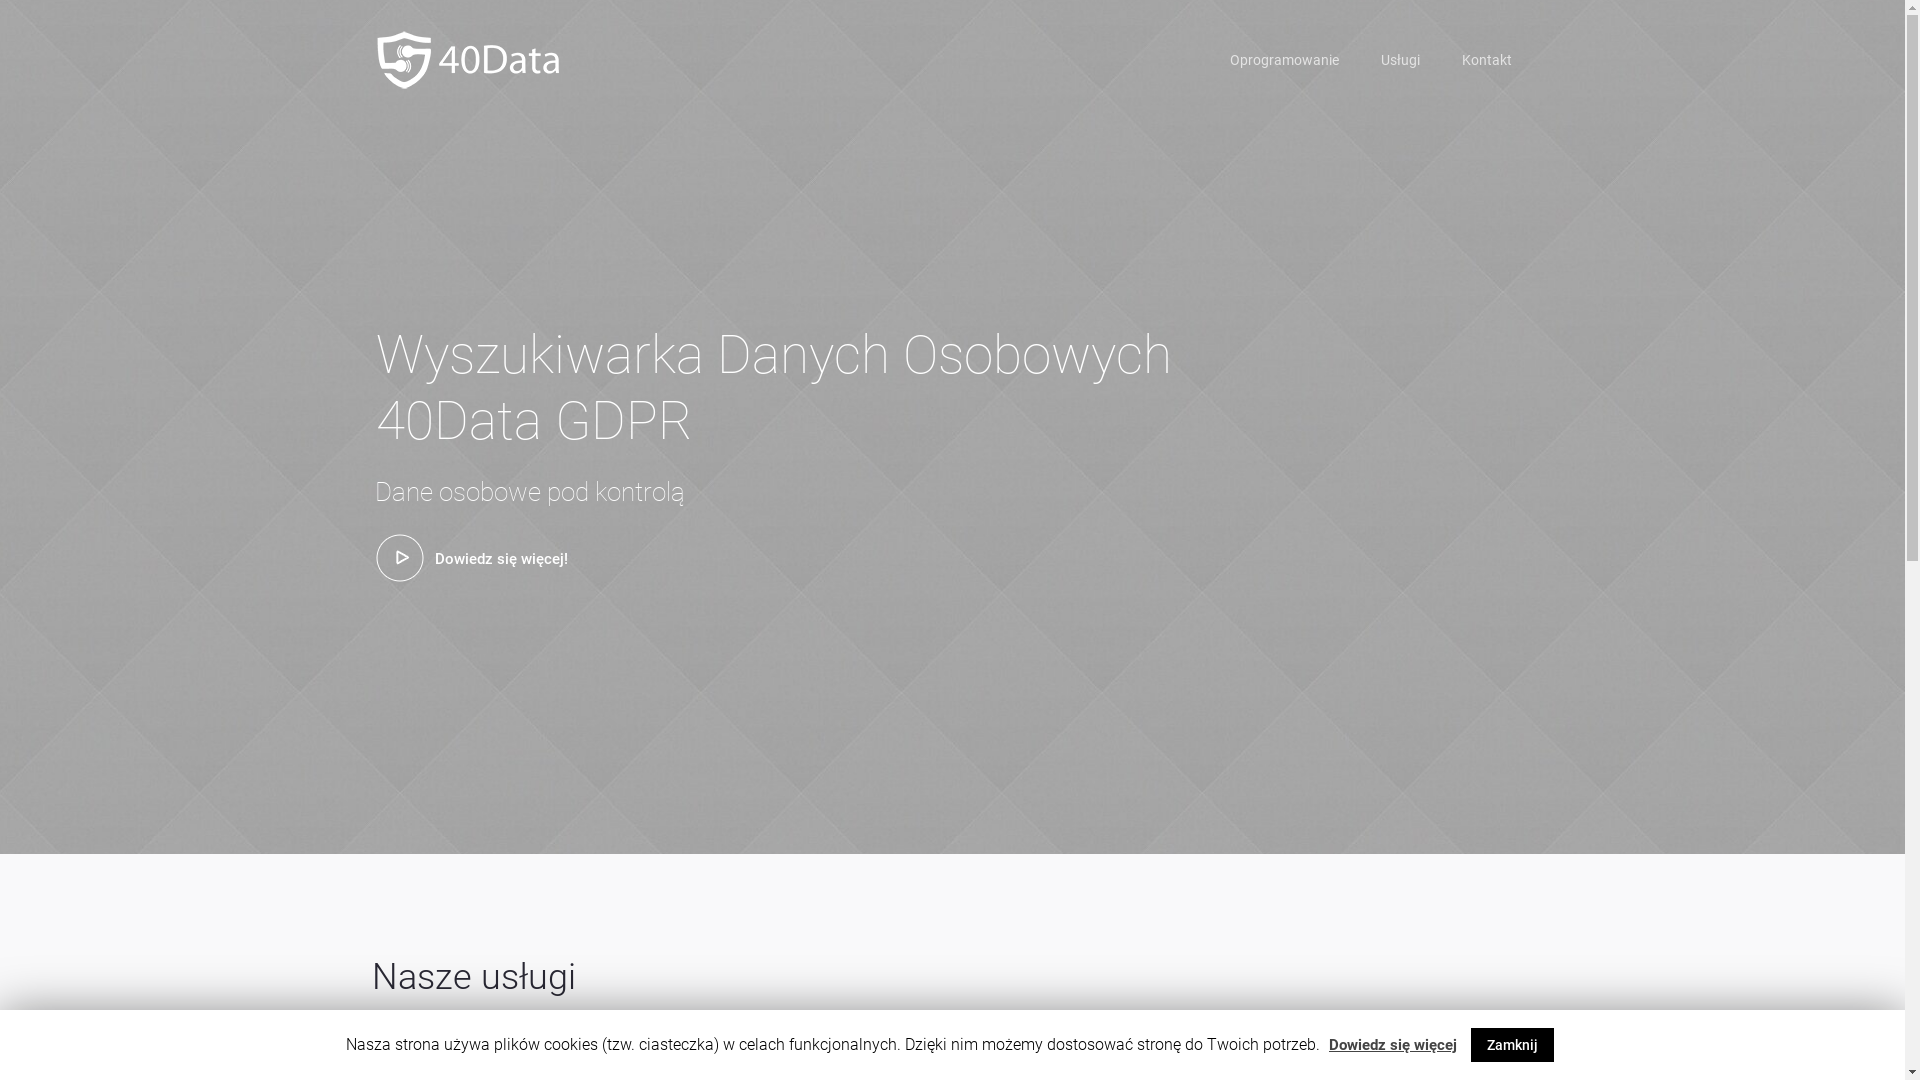 The height and width of the screenshot is (1080, 1920). What do you see at coordinates (1486, 59) in the screenshot?
I see `'Kontakt'` at bounding box center [1486, 59].